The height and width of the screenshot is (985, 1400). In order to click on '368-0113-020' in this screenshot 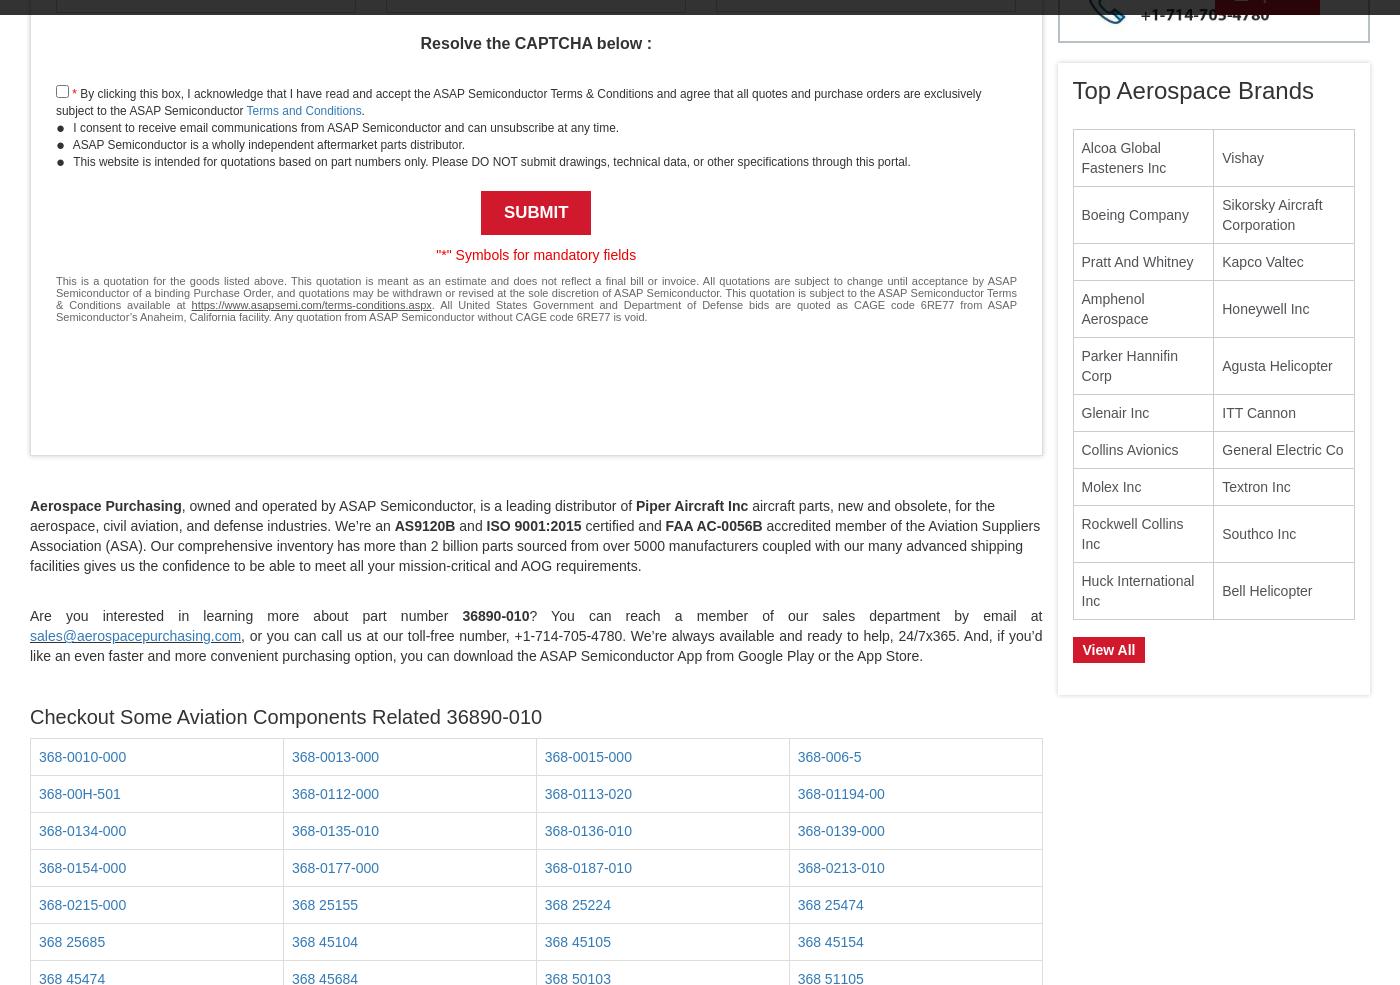, I will do `click(587, 793)`.